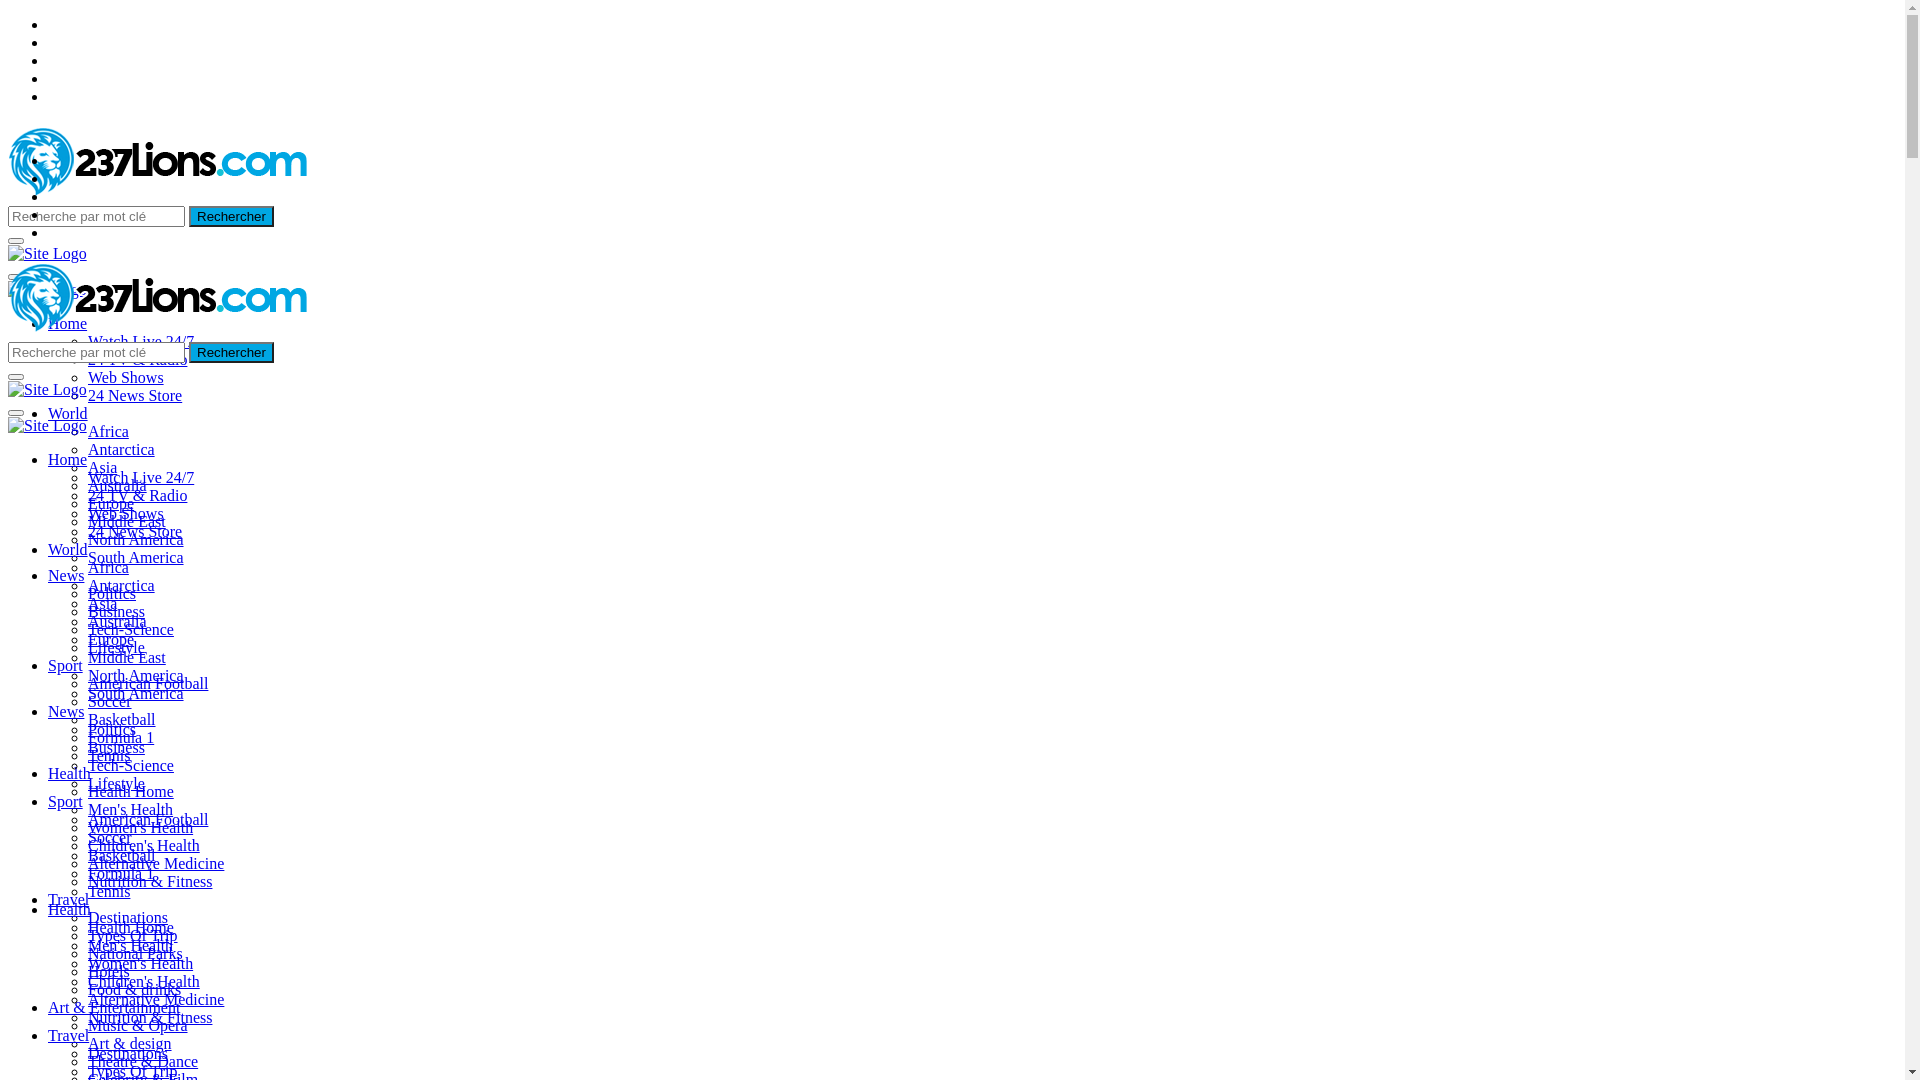 The image size is (1920, 1080). What do you see at coordinates (119, 872) in the screenshot?
I see `'Formula 1'` at bounding box center [119, 872].